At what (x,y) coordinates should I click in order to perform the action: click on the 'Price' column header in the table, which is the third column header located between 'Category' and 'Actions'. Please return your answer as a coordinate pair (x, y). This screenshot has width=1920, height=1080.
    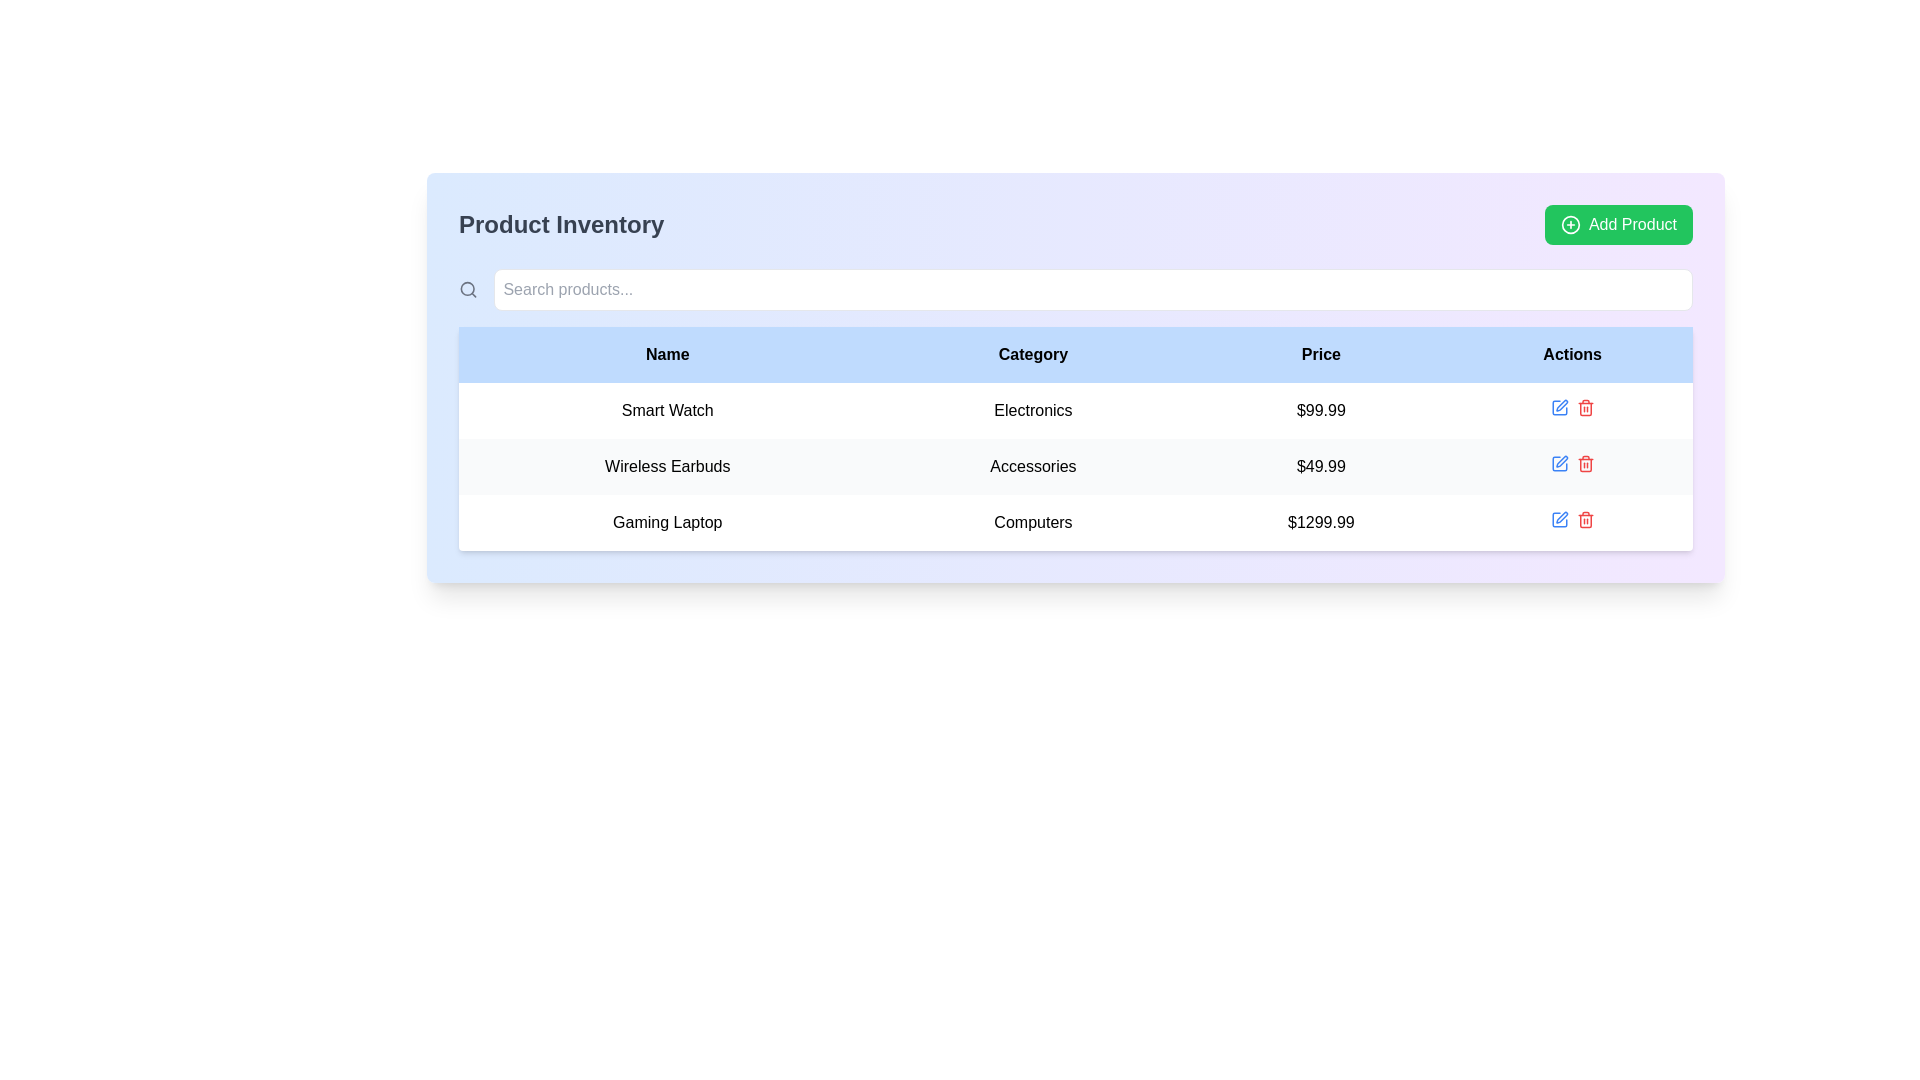
    Looking at the image, I should click on (1321, 353).